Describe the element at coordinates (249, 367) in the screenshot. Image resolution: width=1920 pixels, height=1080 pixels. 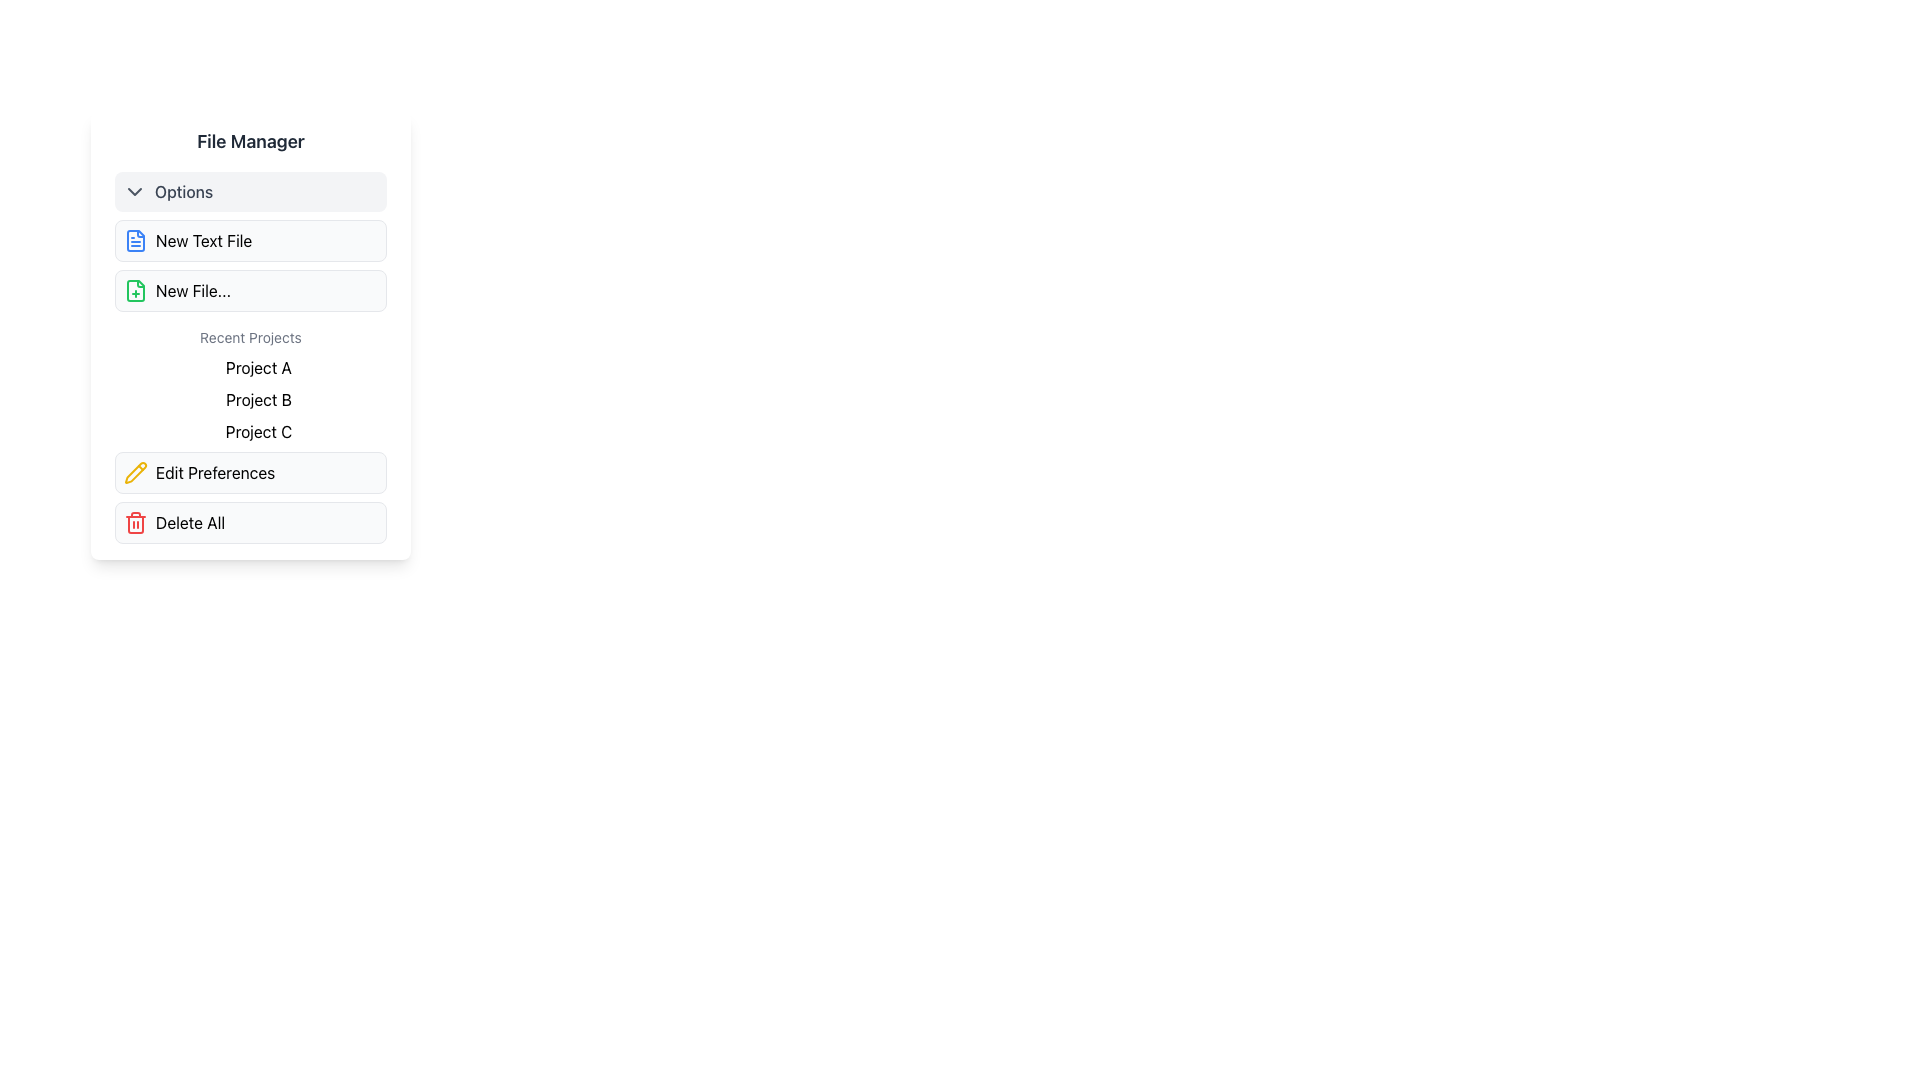
I see `the text label for 'Project A' in the Recent Projects list` at that location.